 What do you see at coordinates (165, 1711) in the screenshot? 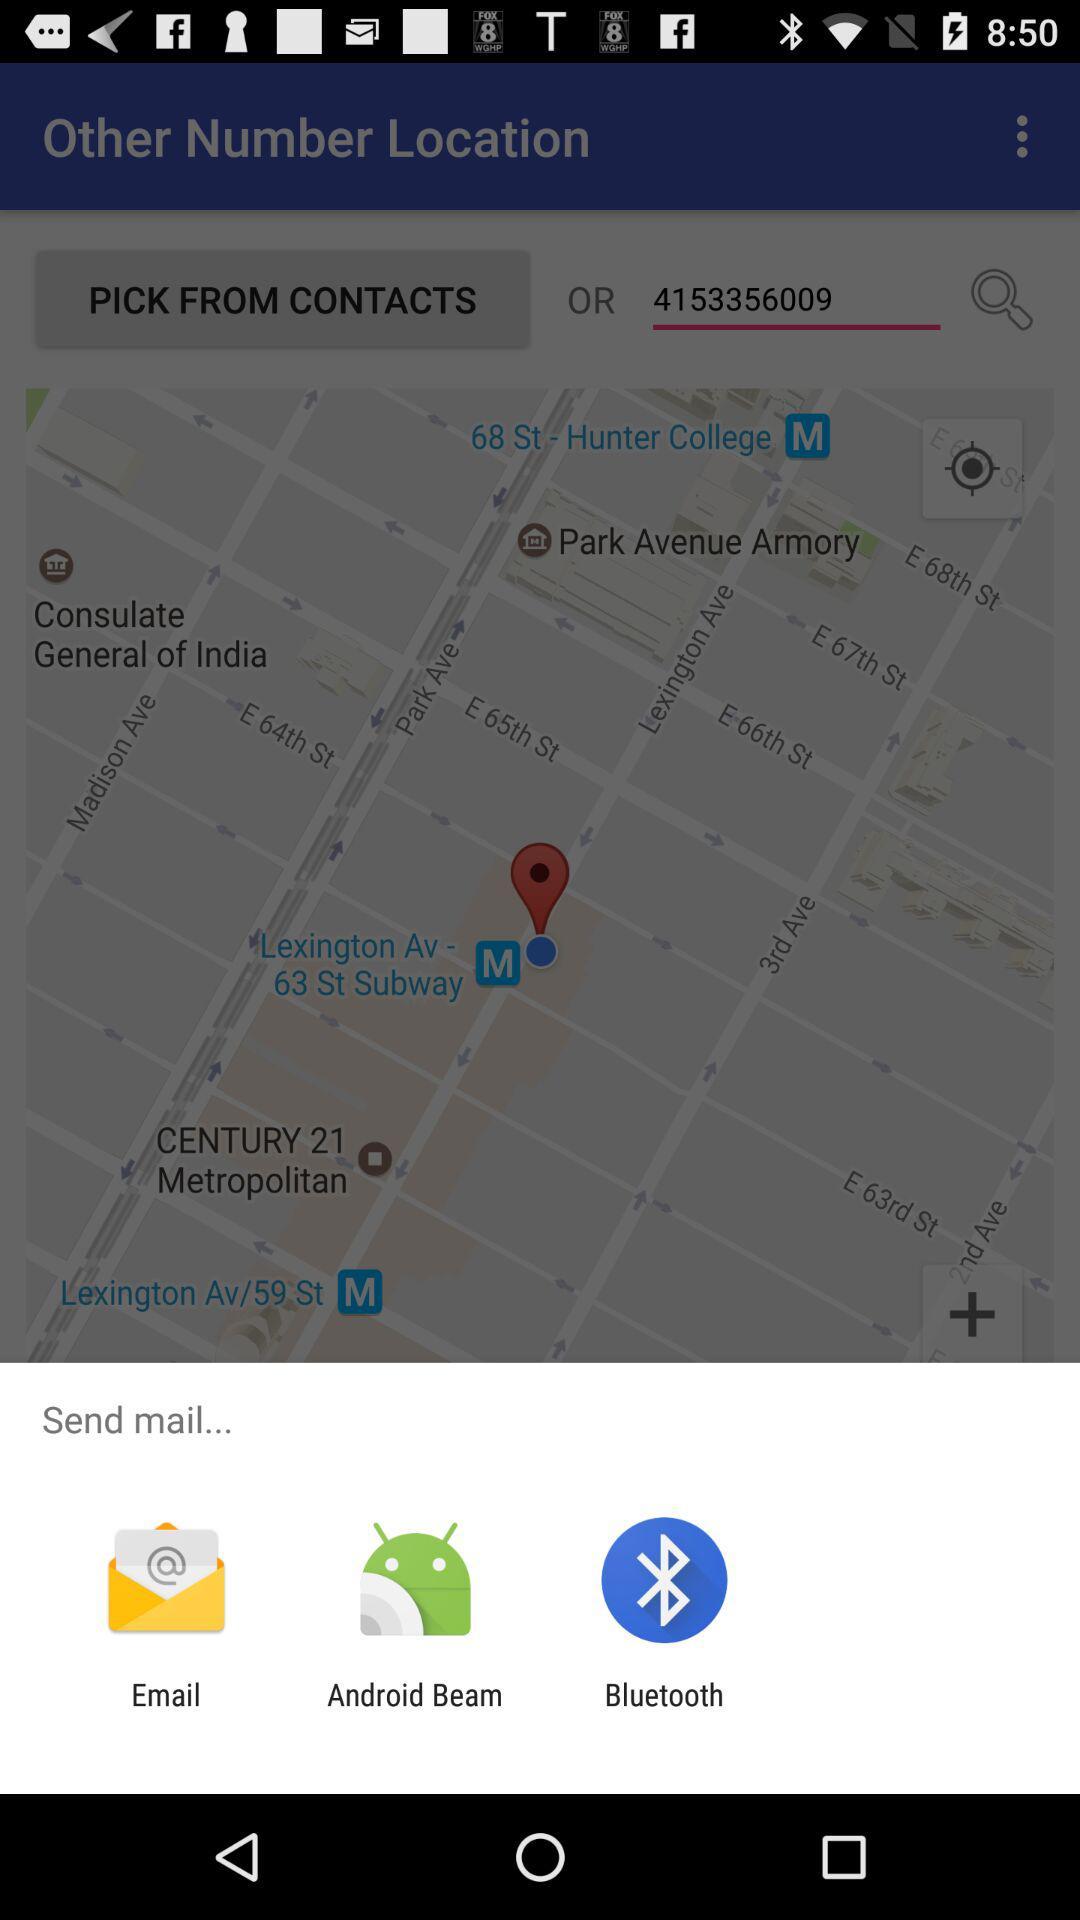
I see `the email item` at bounding box center [165, 1711].